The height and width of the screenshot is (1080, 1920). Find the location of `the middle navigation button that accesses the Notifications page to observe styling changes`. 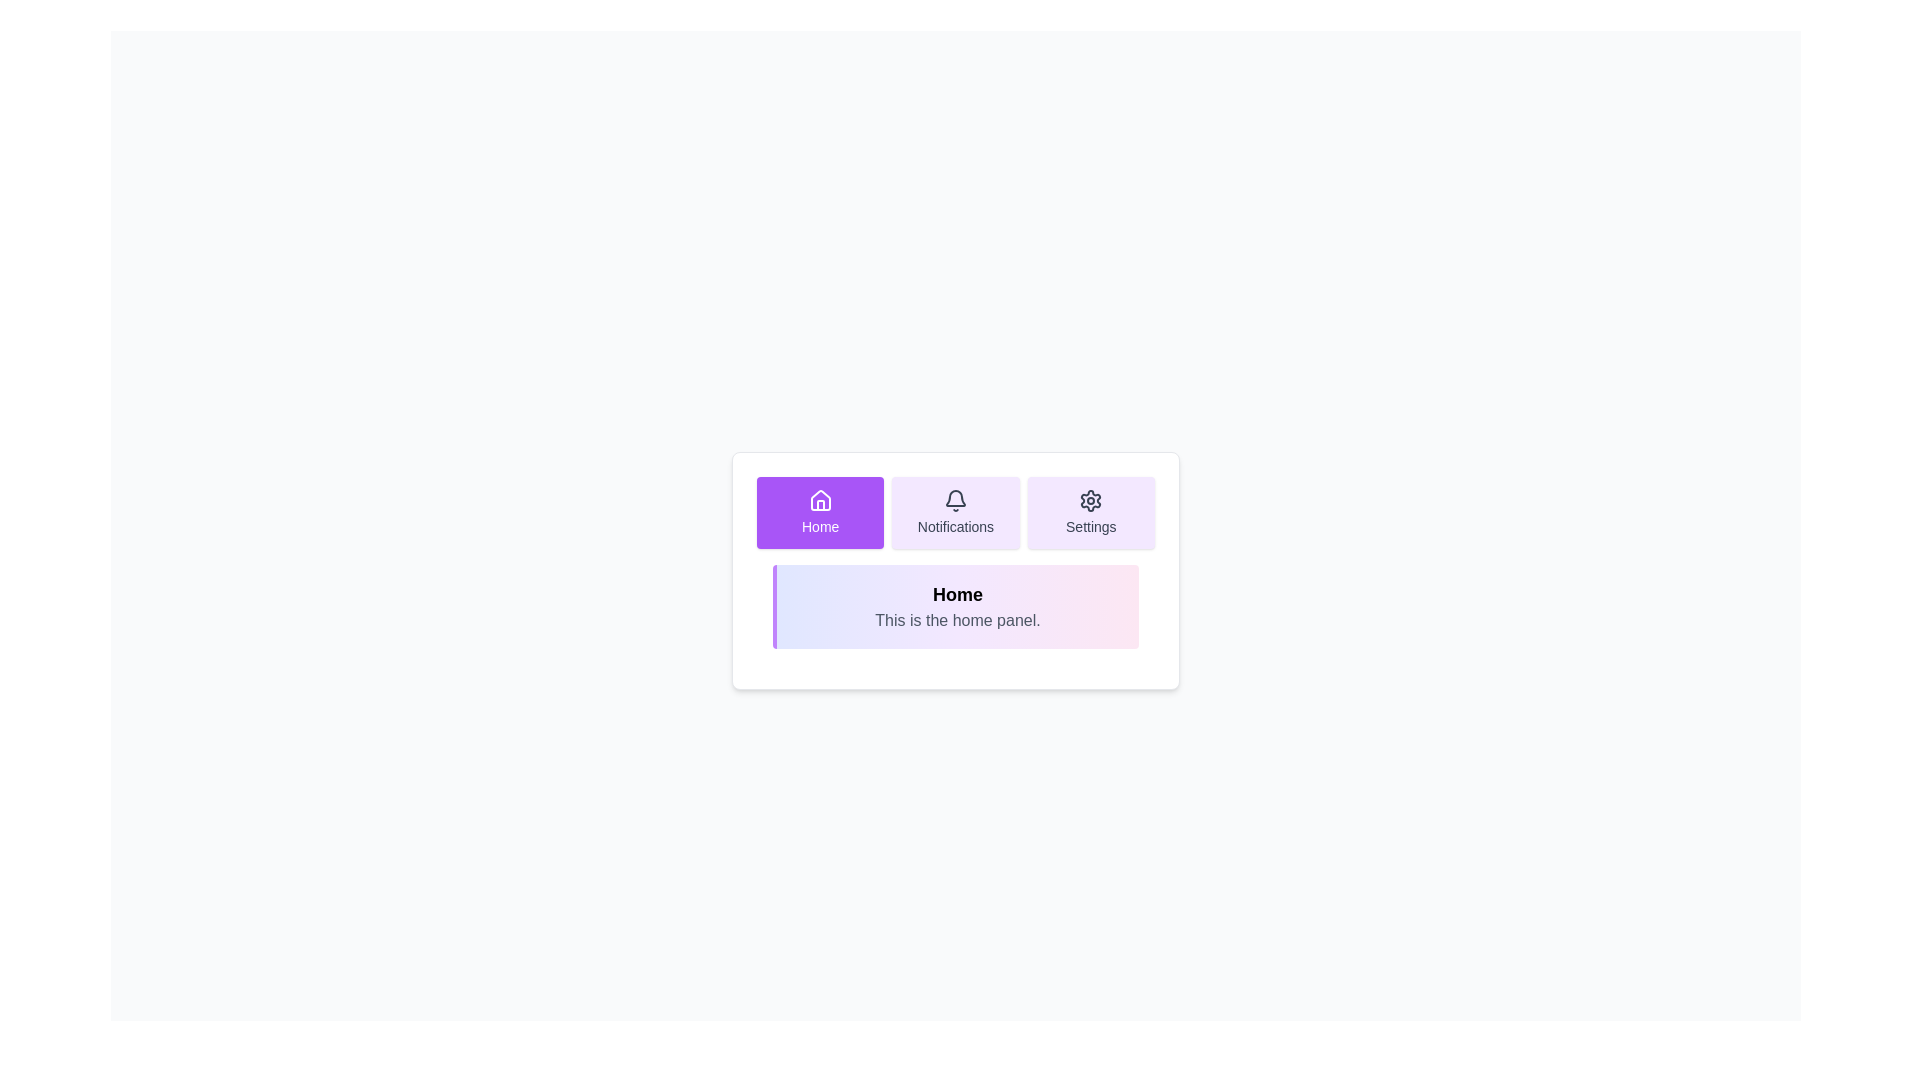

the middle navigation button that accesses the Notifications page to observe styling changes is located at coordinates (954, 512).